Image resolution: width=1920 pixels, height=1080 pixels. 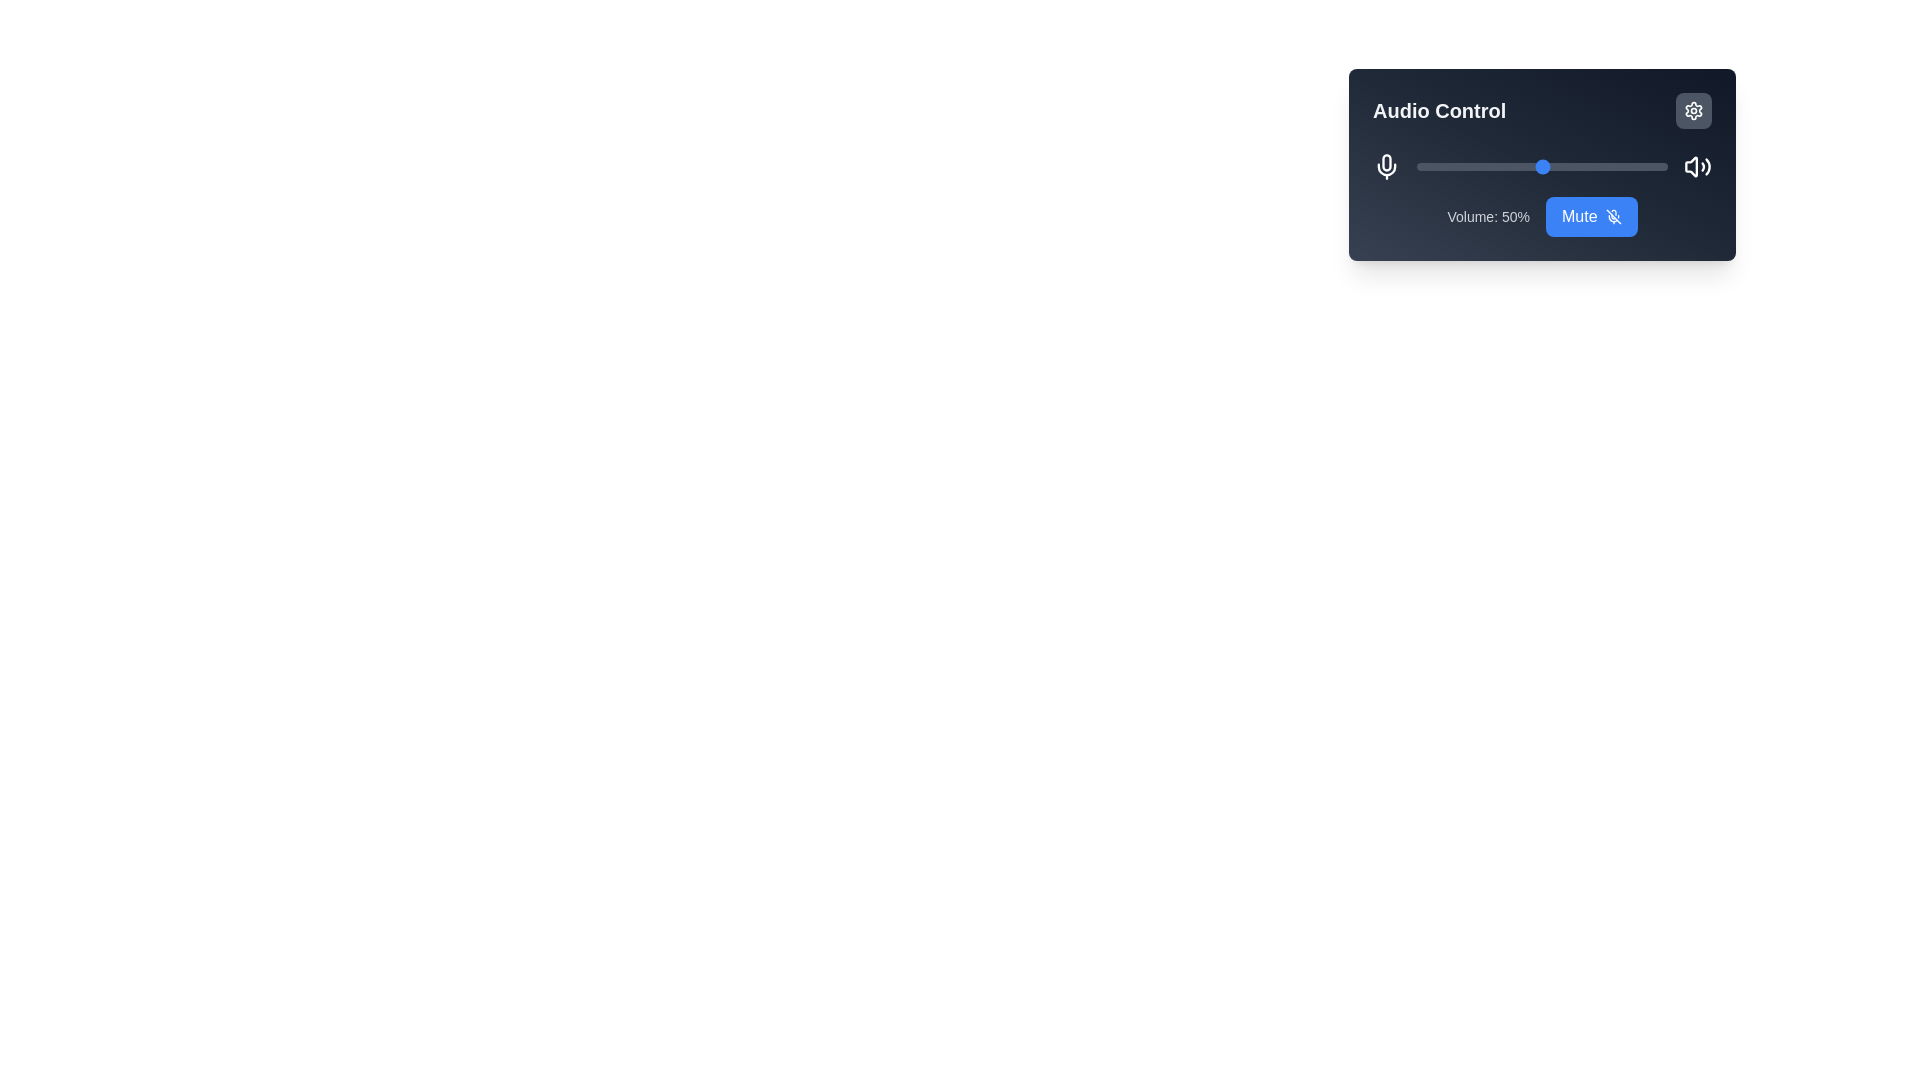 I want to click on the audio volume, so click(x=1467, y=165).